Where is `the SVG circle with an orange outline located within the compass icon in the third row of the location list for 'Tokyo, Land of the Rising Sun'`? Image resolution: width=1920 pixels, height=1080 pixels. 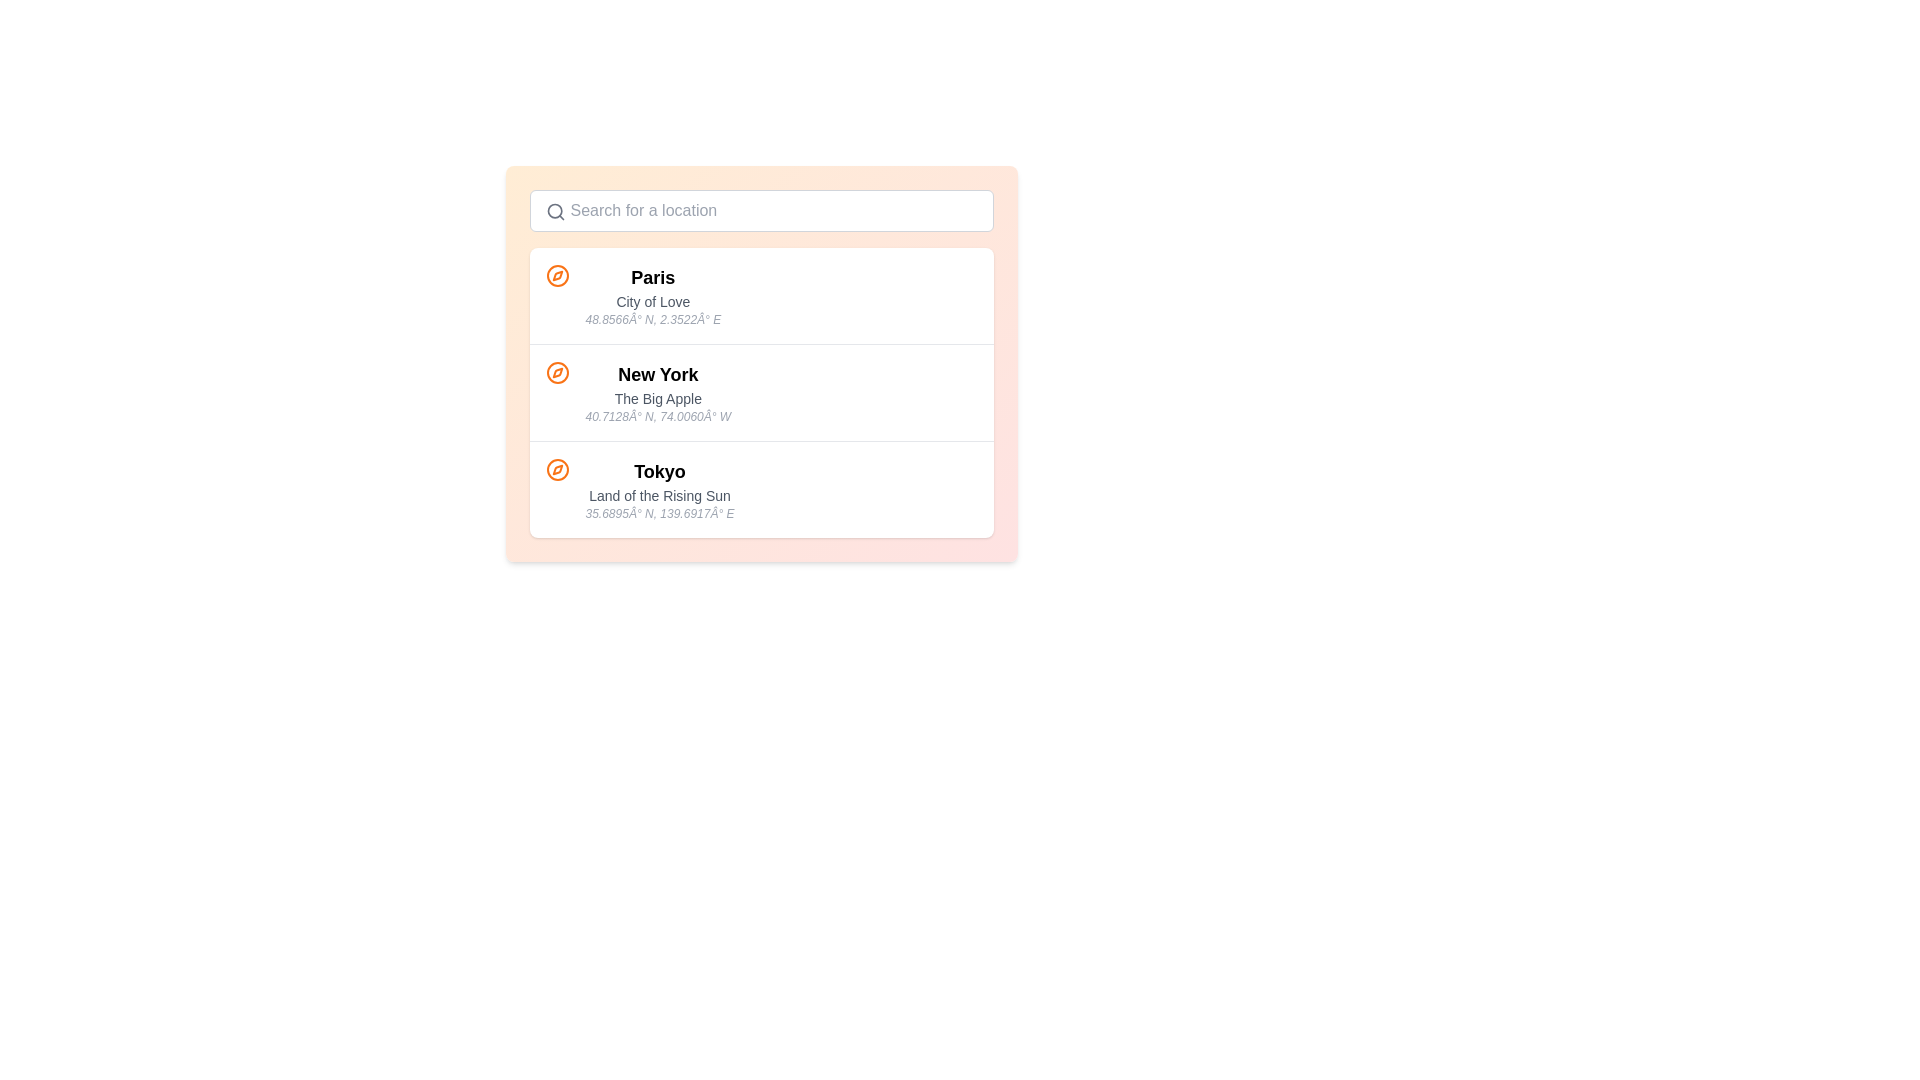
the SVG circle with an orange outline located within the compass icon in the third row of the location list for 'Tokyo, Land of the Rising Sun' is located at coordinates (557, 470).